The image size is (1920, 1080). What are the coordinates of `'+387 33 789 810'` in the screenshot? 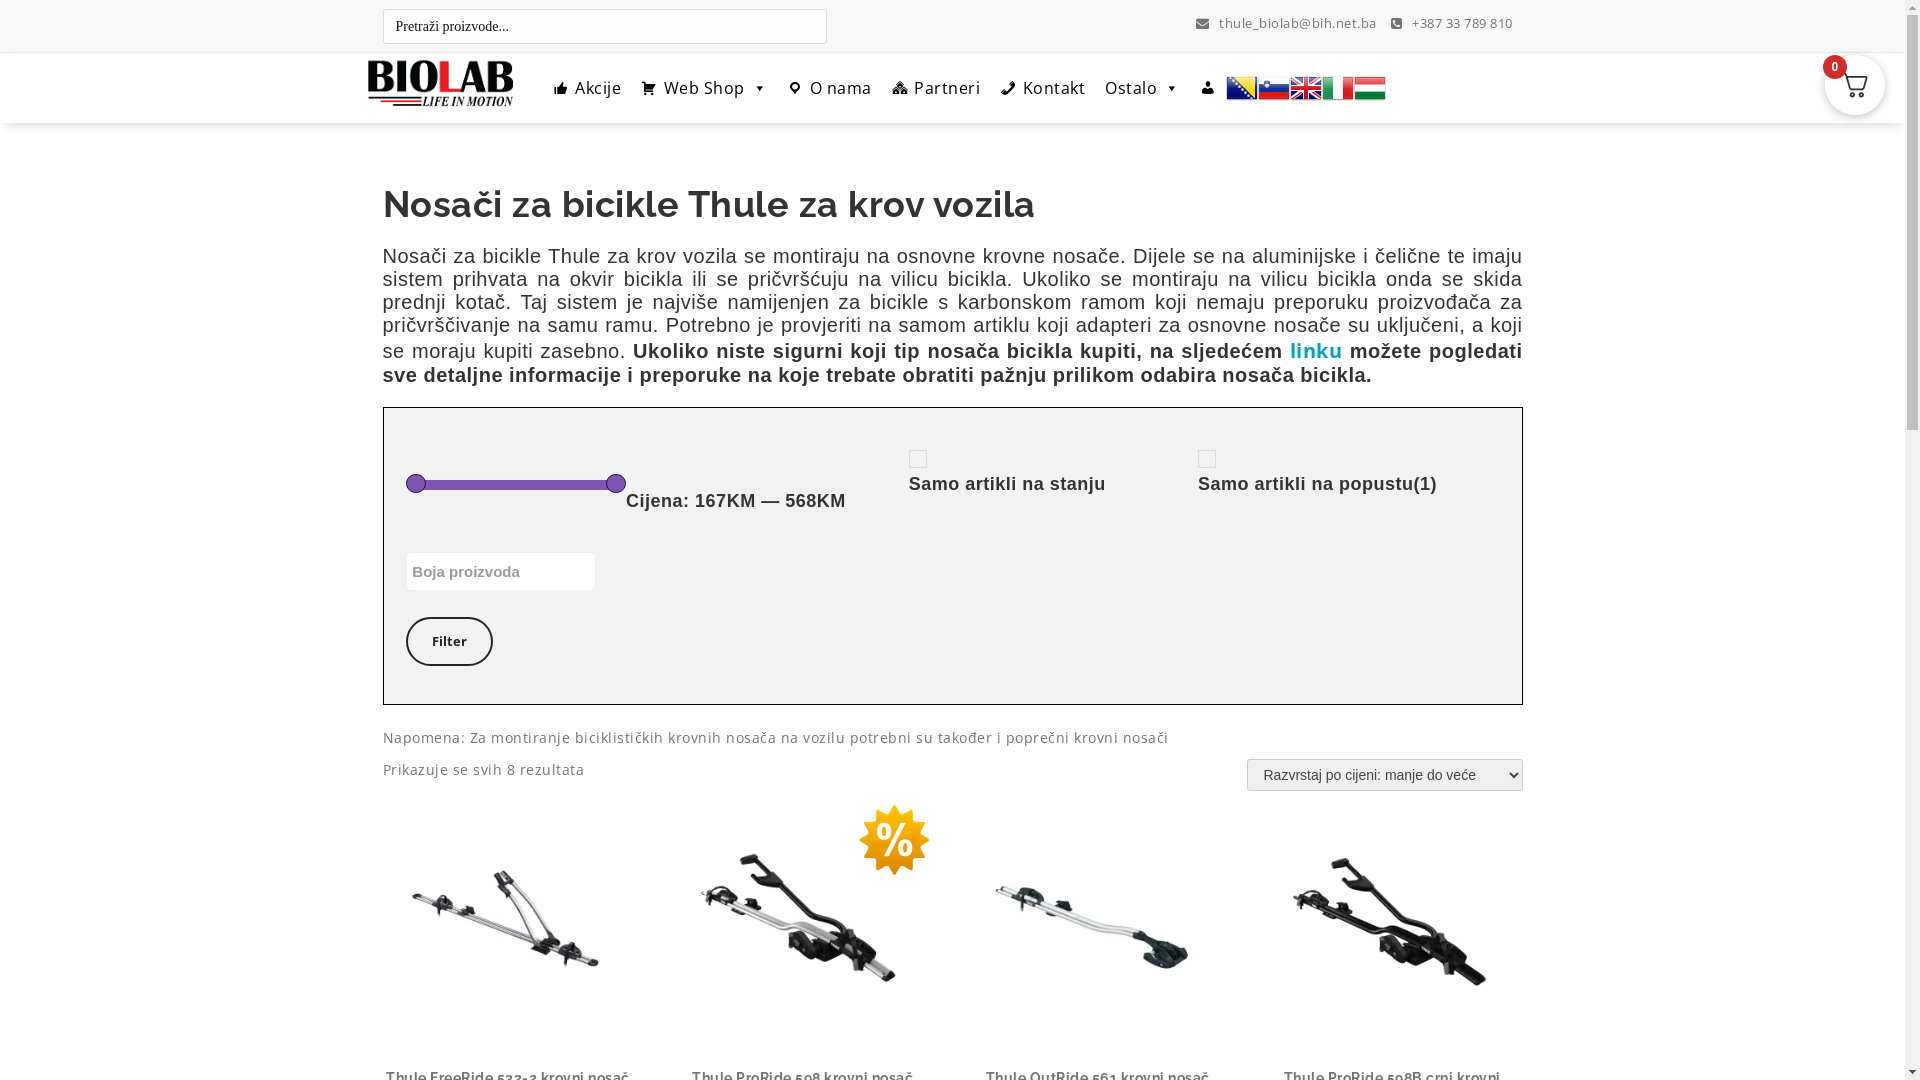 It's located at (1451, 23).